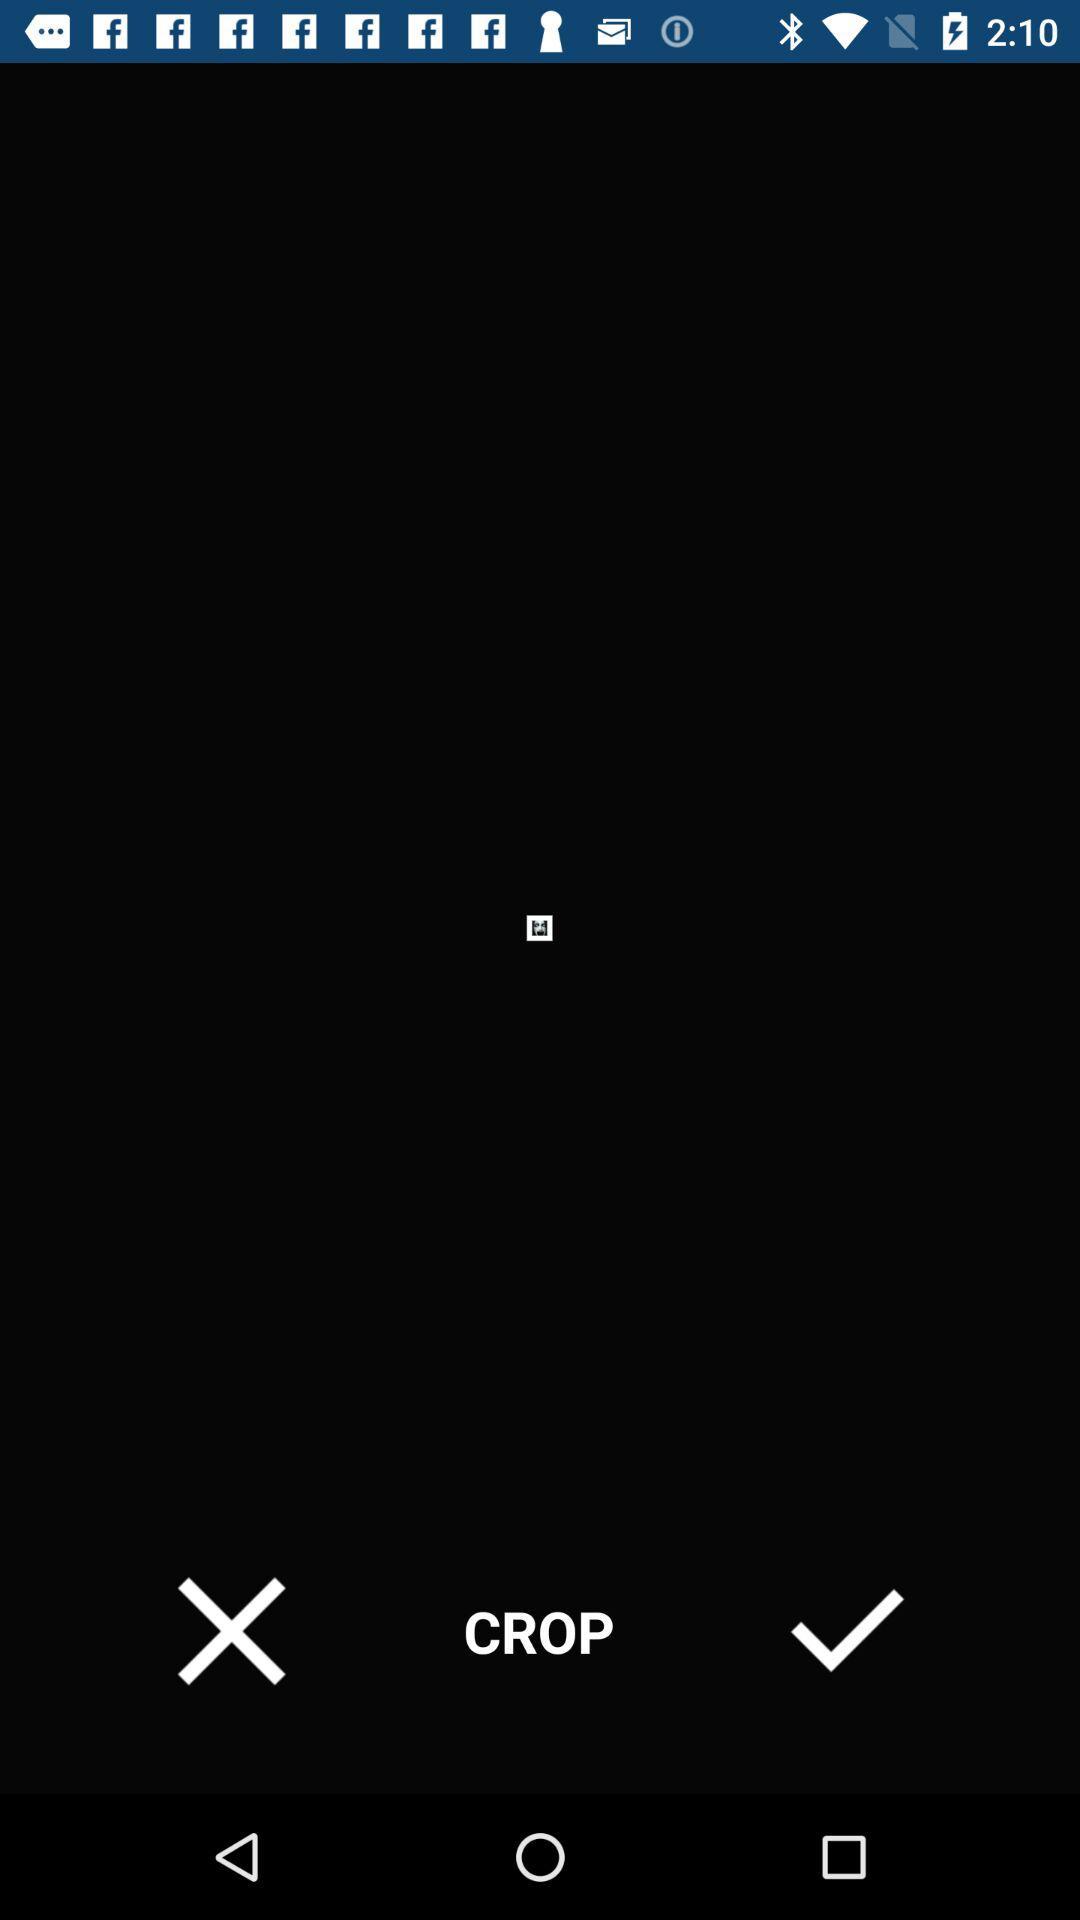 This screenshot has width=1080, height=1920. What do you see at coordinates (847, 1631) in the screenshot?
I see `the icon to the right of the crop icon` at bounding box center [847, 1631].